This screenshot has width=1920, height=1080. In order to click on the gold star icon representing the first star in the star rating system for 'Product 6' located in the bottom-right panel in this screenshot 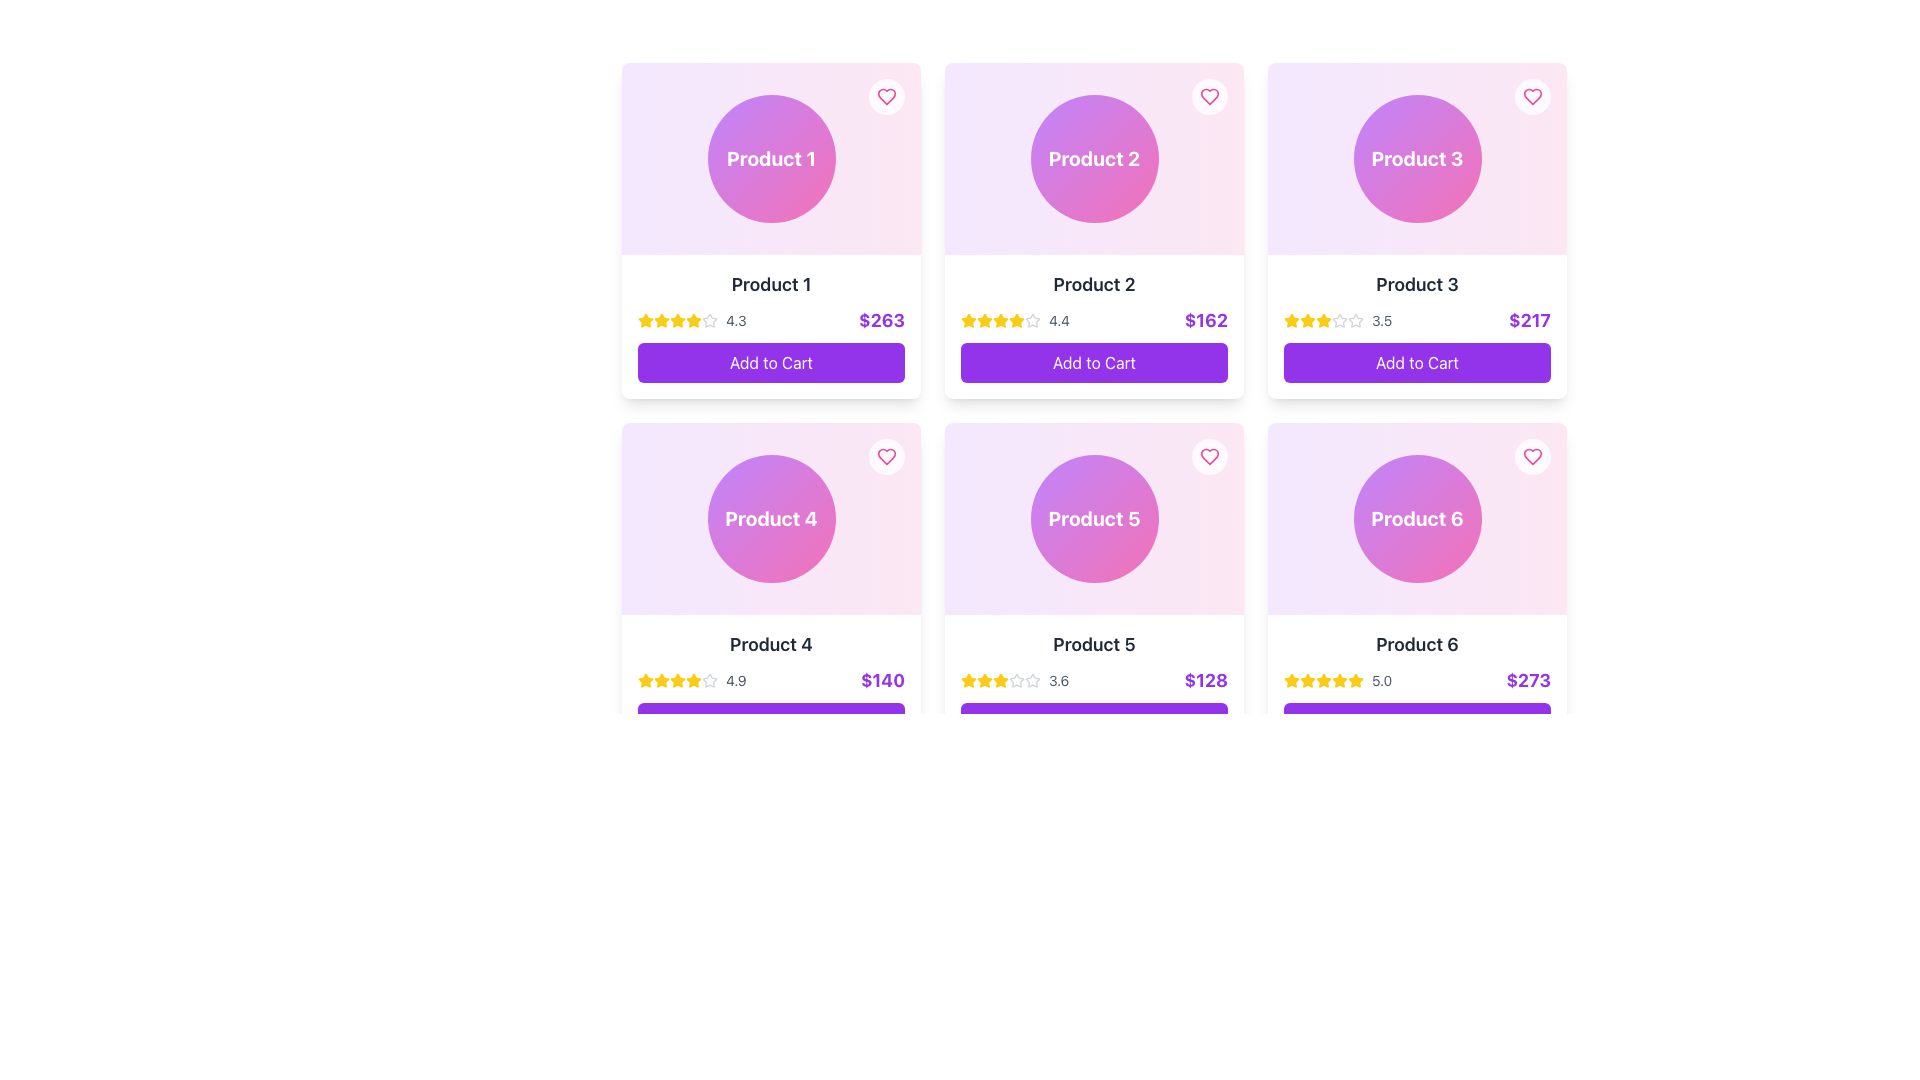, I will do `click(1339, 679)`.